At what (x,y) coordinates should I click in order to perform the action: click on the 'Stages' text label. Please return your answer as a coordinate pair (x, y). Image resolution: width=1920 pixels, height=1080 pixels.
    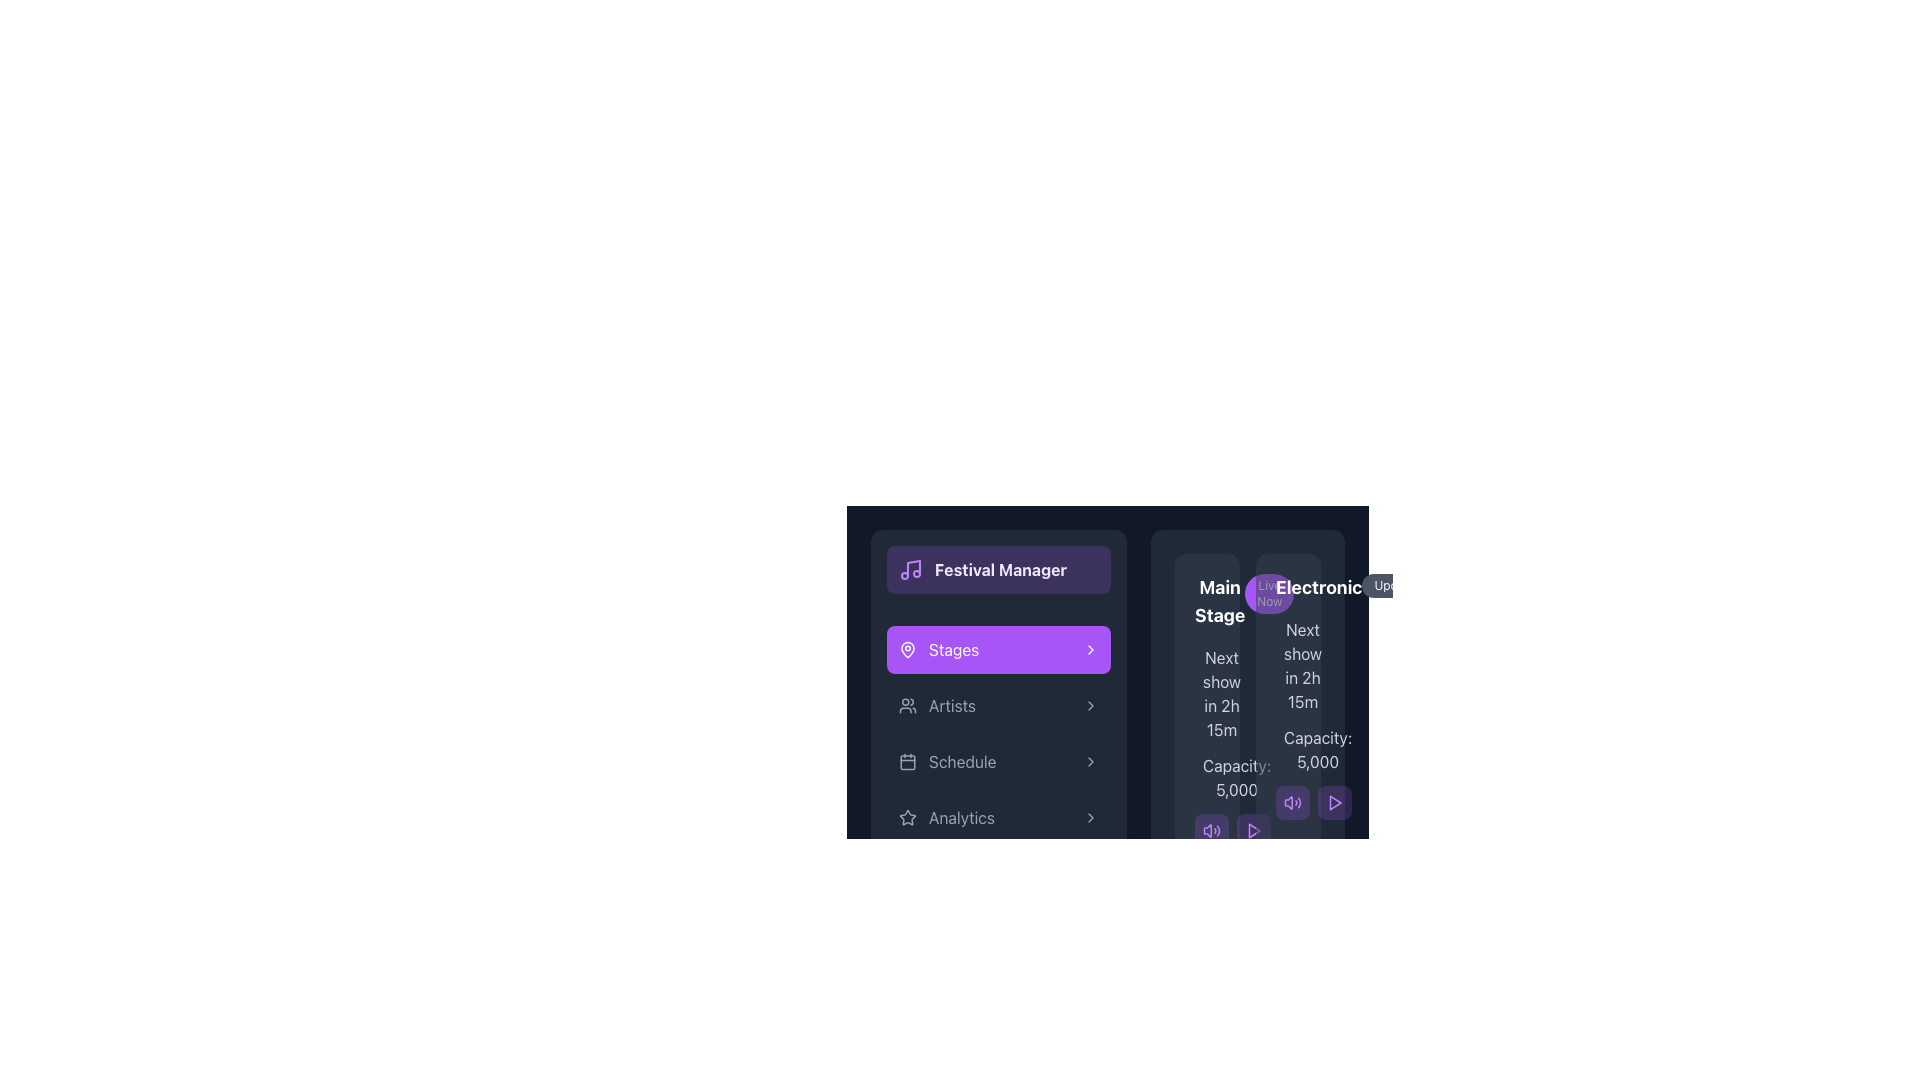
    Looking at the image, I should click on (953, 650).